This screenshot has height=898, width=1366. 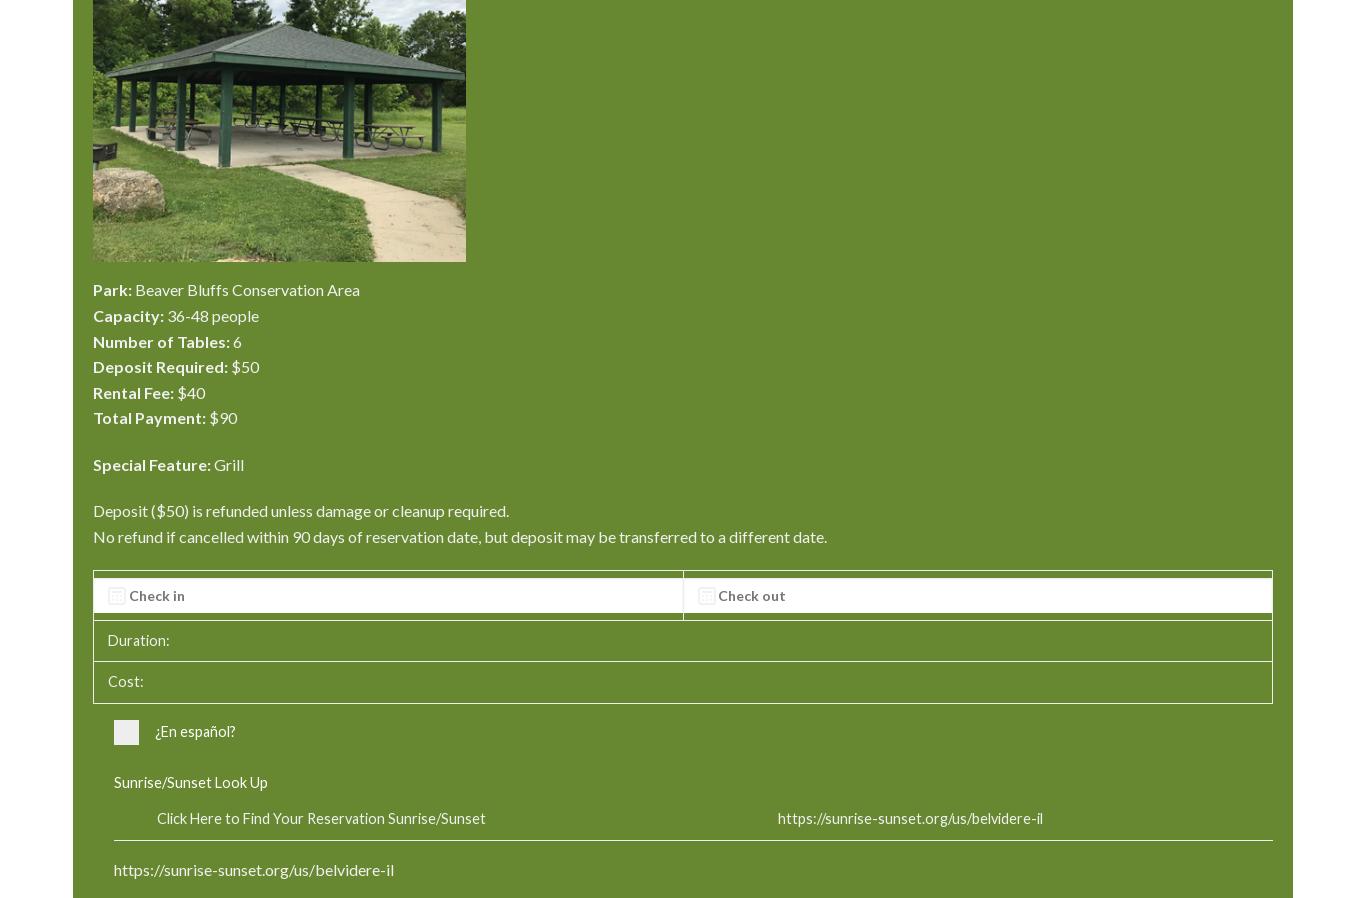 I want to click on 'Caster’s Shelter', so click(x=745, y=31).